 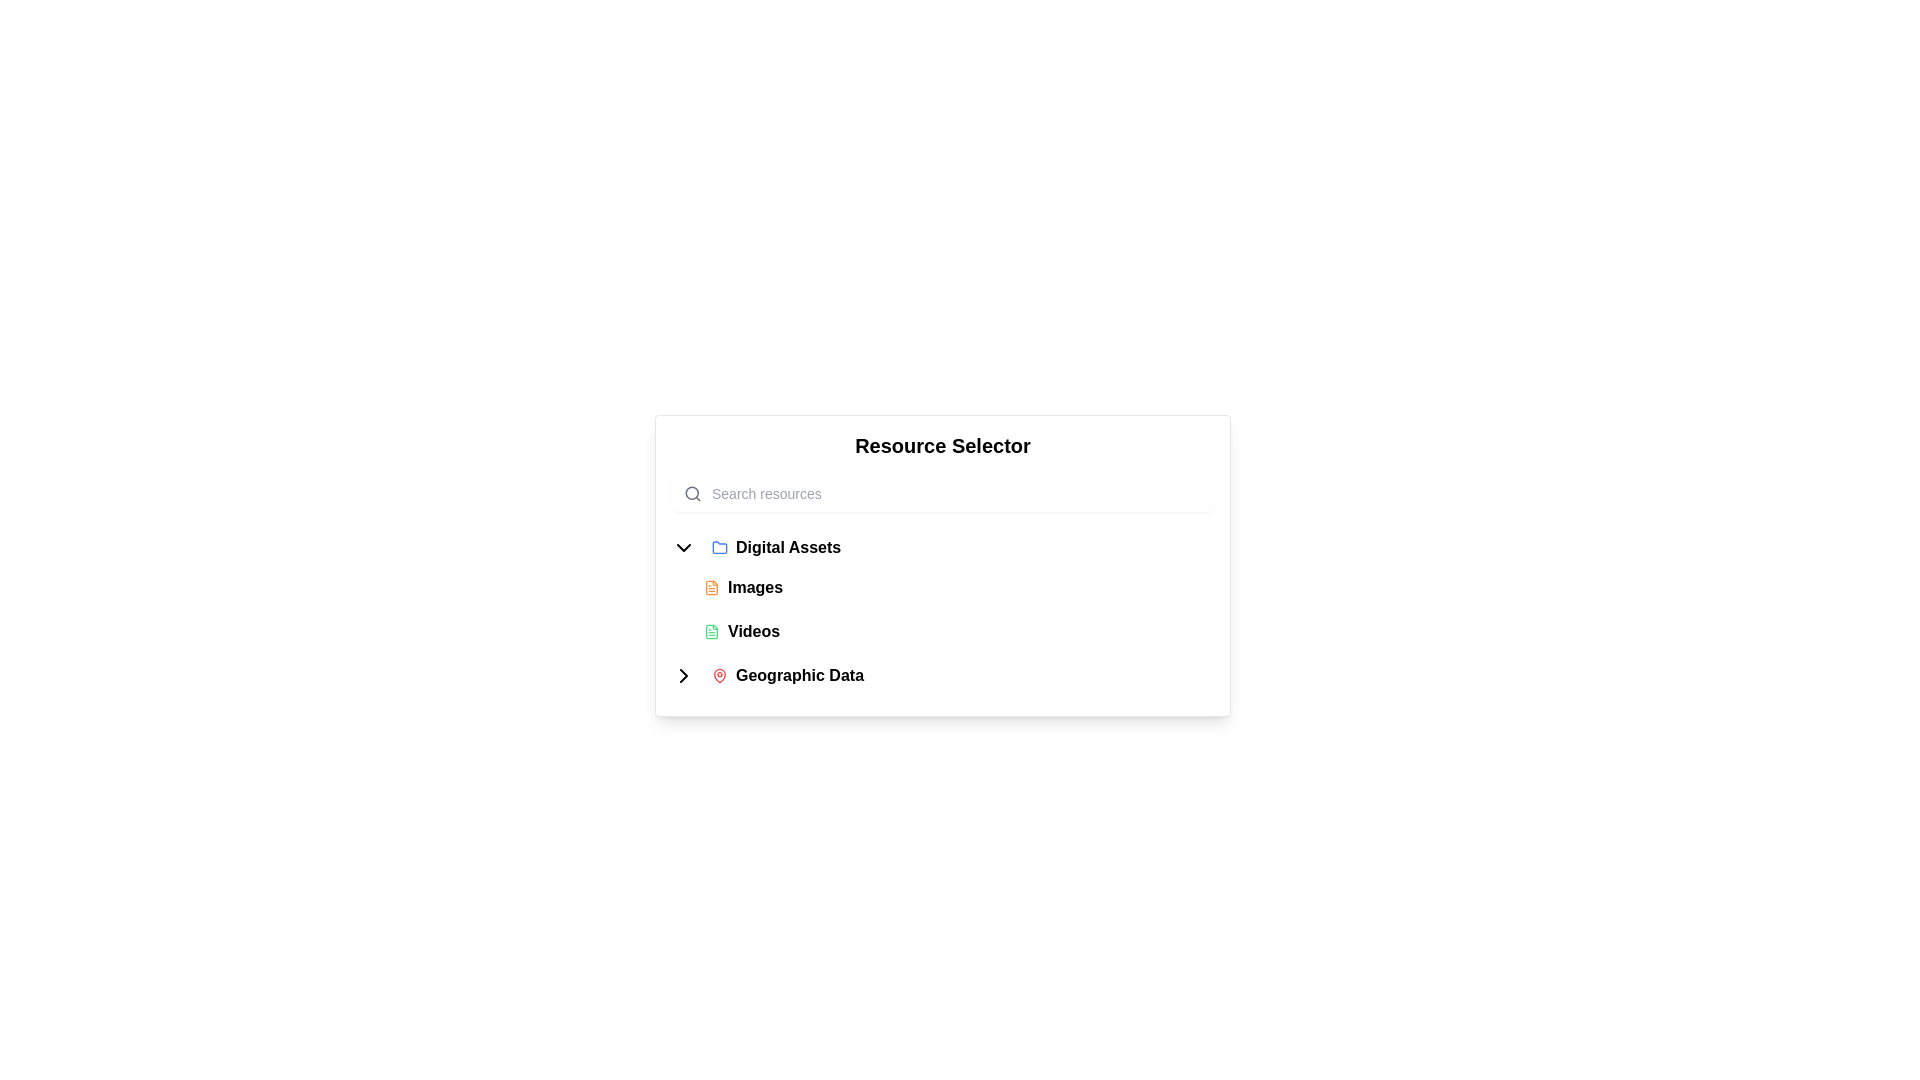 What do you see at coordinates (711, 632) in the screenshot?
I see `the green file icon representing a document, located to the left of the 'Videos' label in the button structure` at bounding box center [711, 632].